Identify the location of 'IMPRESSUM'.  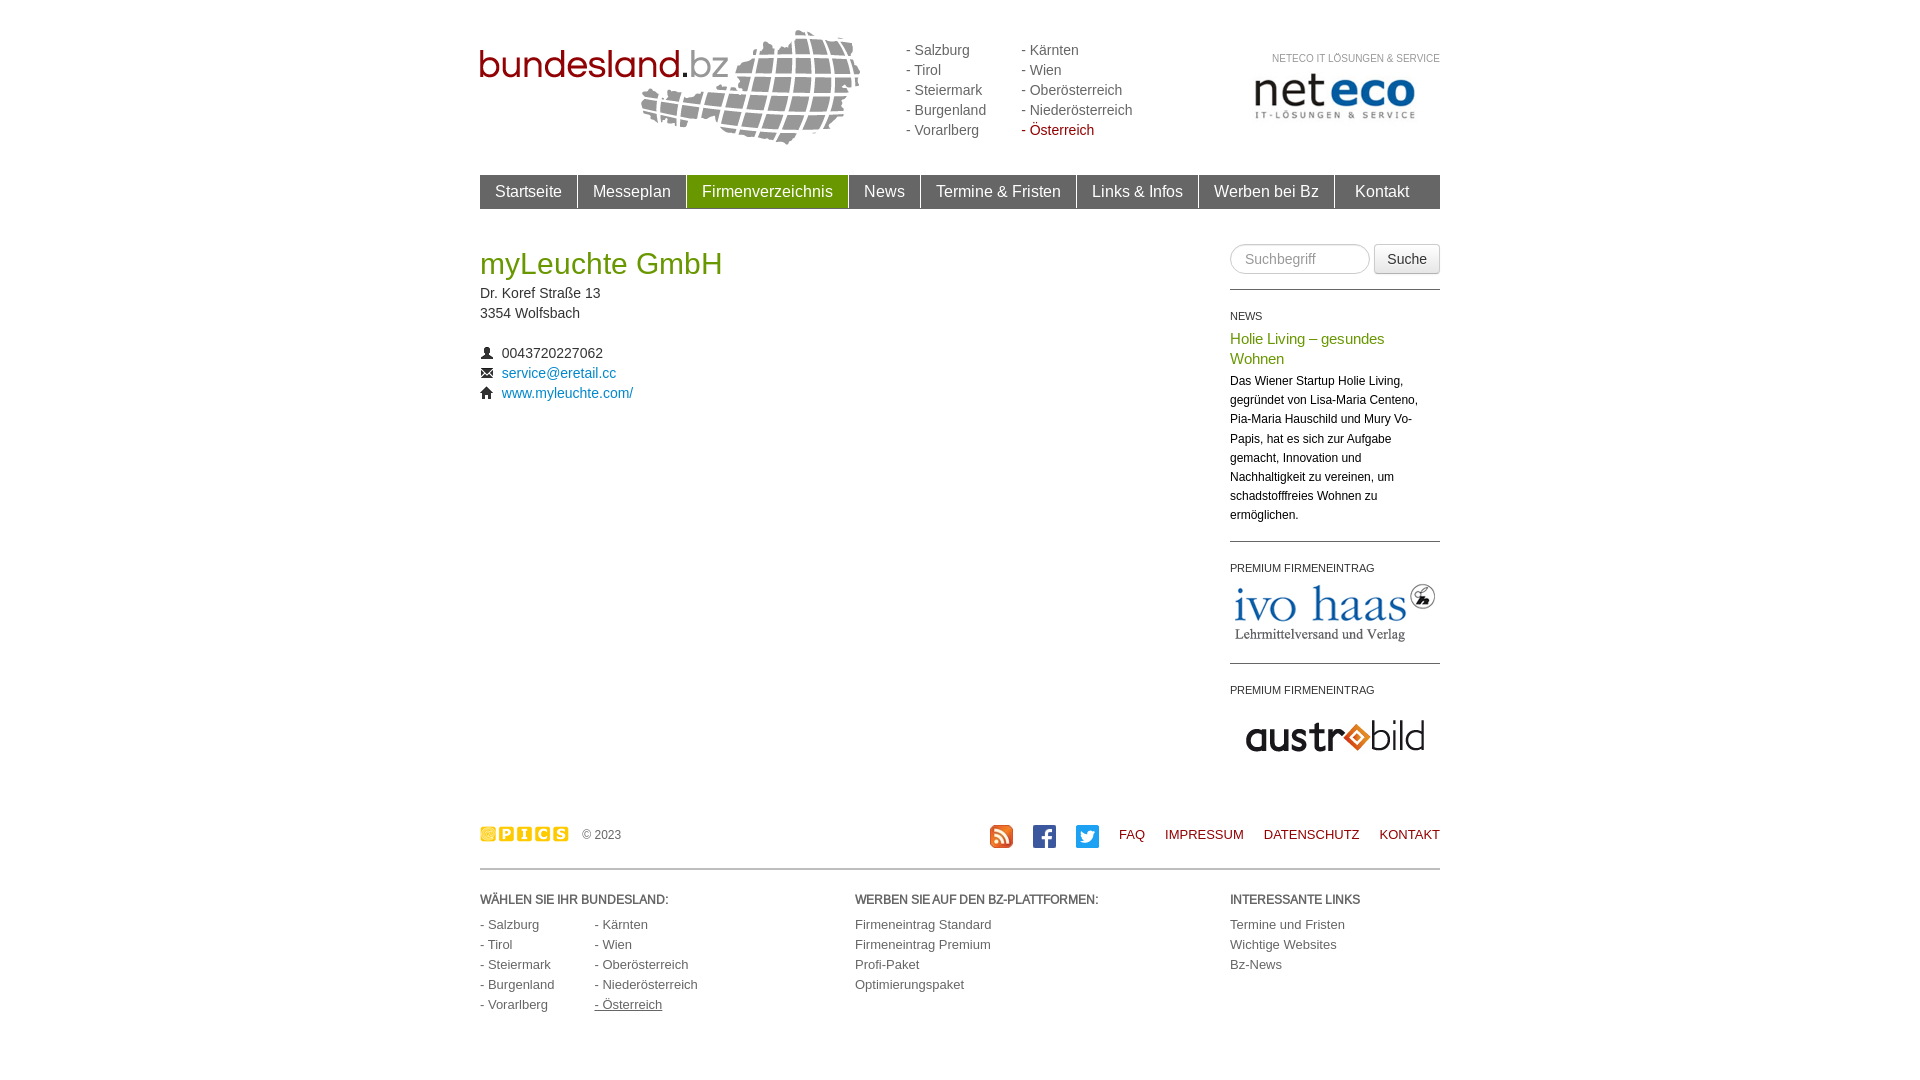
(1145, 833).